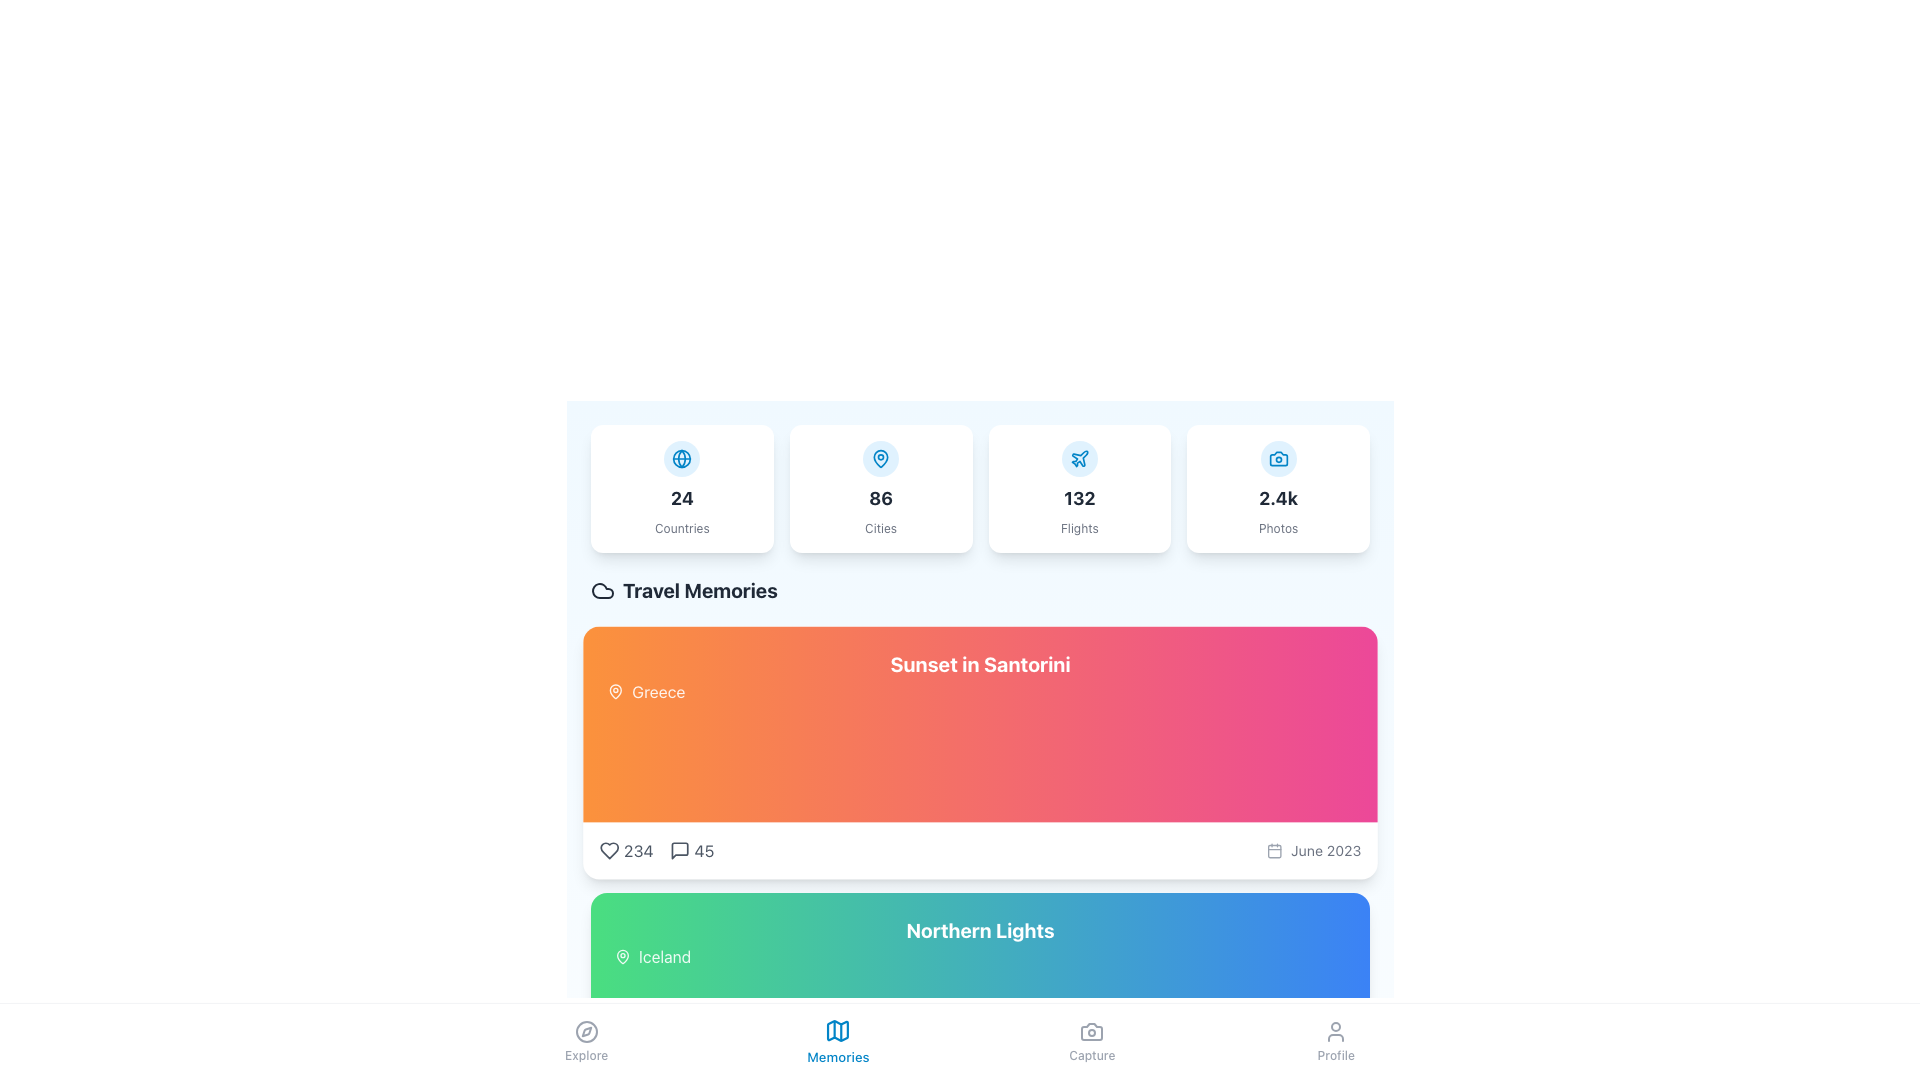 The width and height of the screenshot is (1920, 1080). Describe the element at coordinates (1272, 851) in the screenshot. I see `the decorative graphic component of the calendar icon located near the 'June 2023' label in the 'Sunset in Santorini' section` at that location.